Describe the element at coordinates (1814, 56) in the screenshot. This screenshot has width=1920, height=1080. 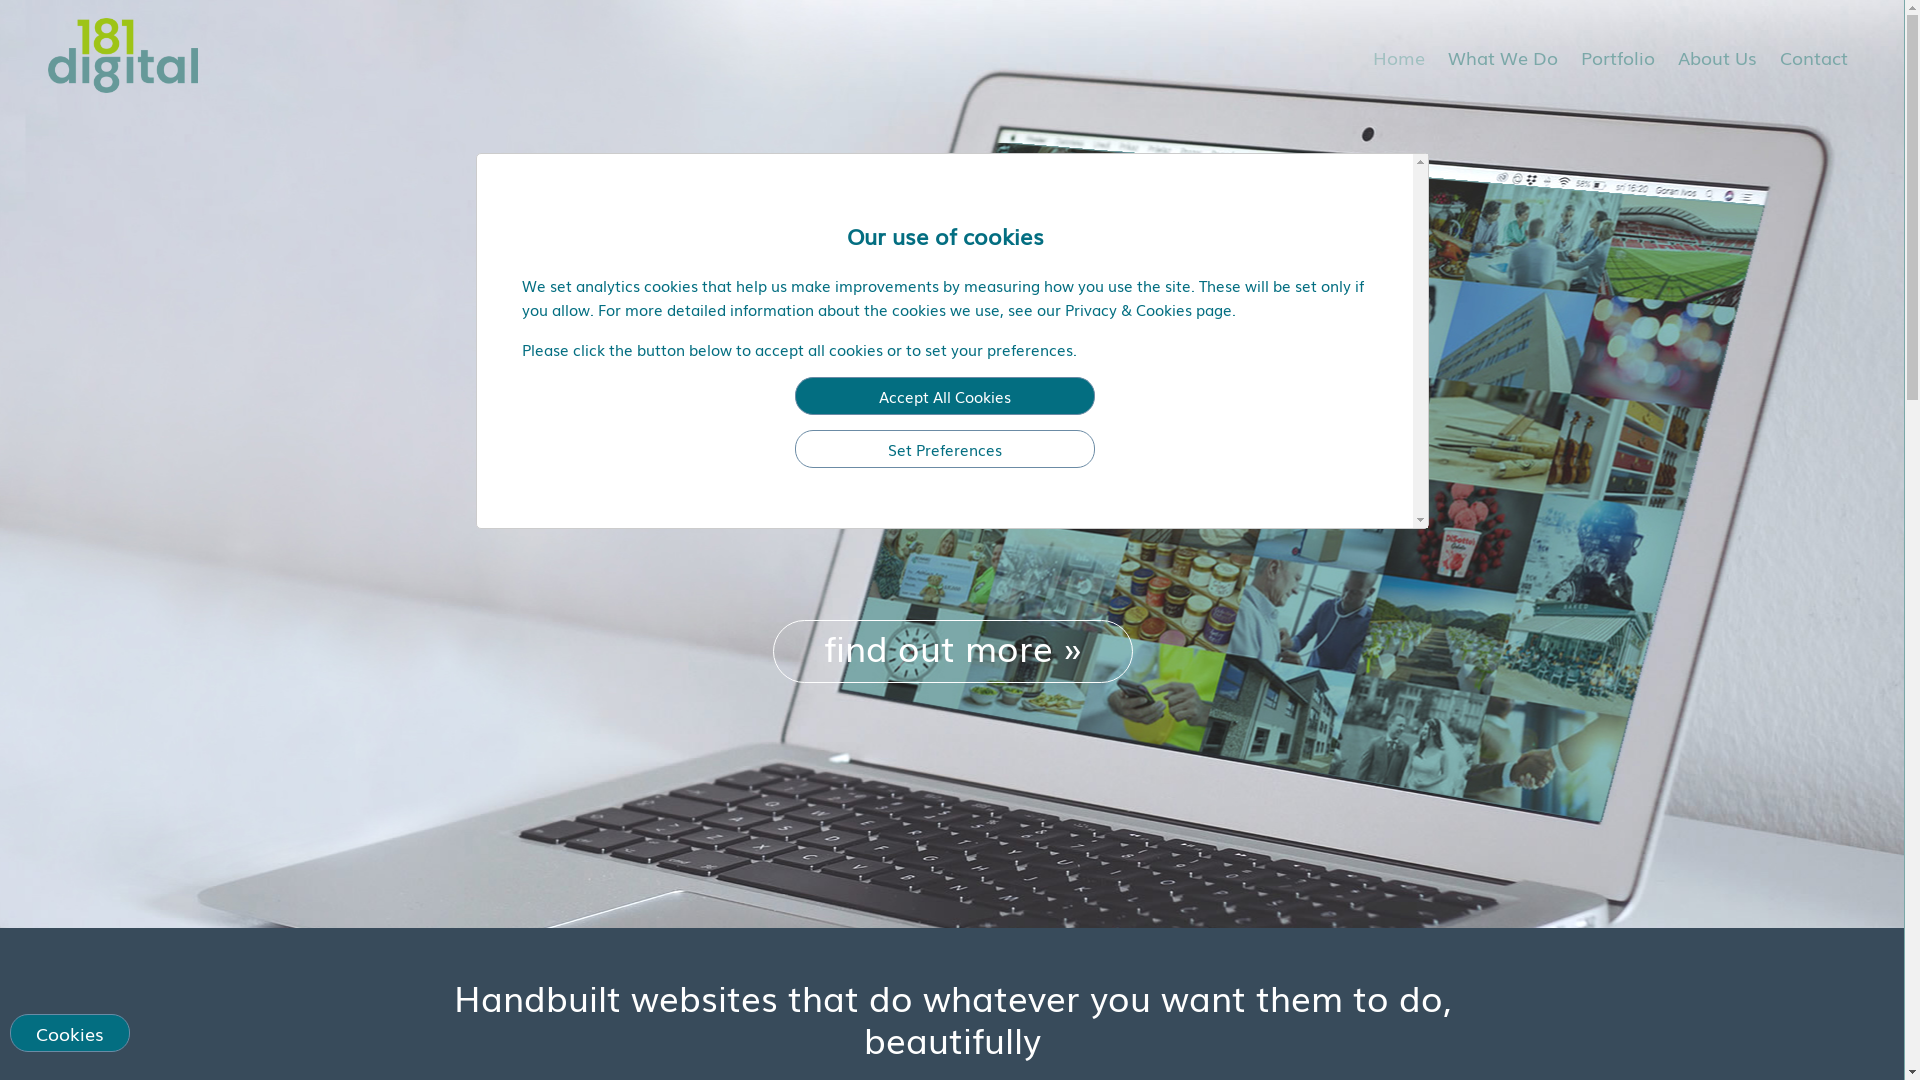
I see `'Contact'` at that location.